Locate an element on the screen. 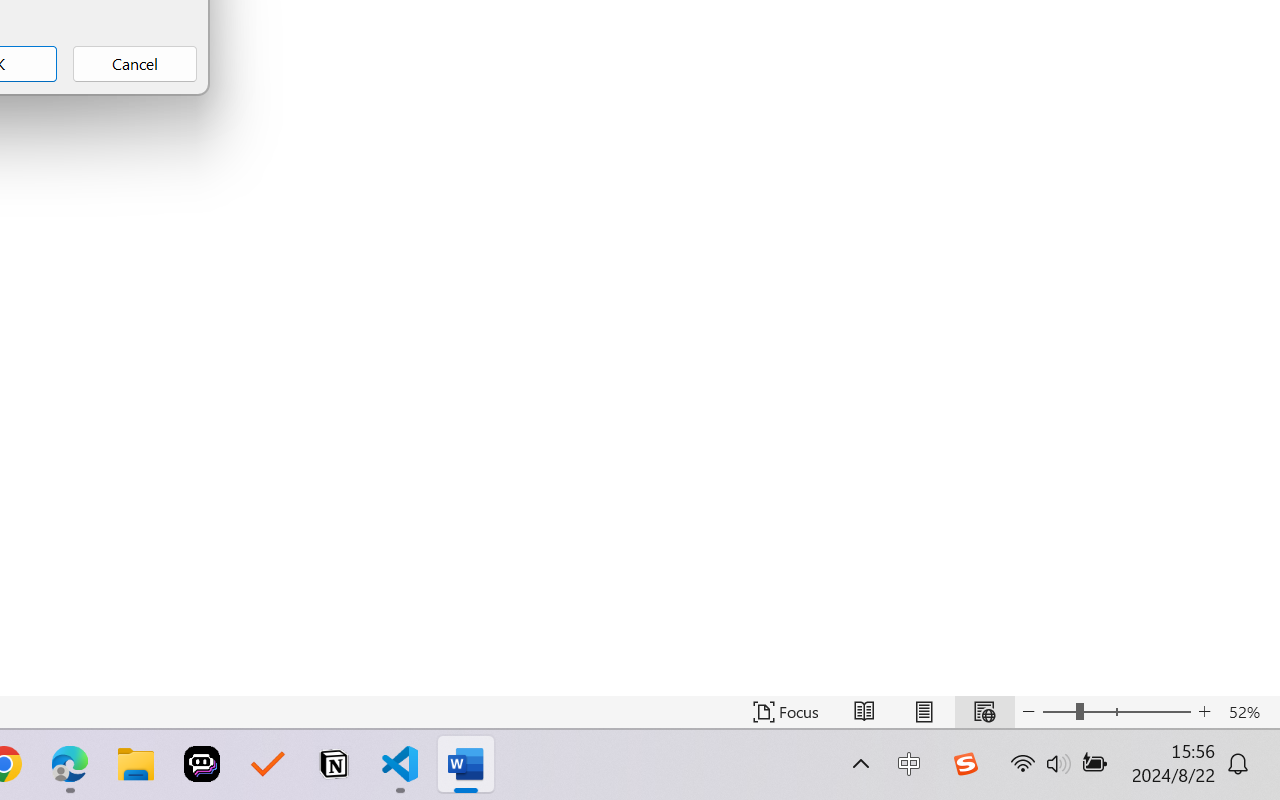 This screenshot has width=1280, height=800. 'Zoom 52%' is located at coordinates (1248, 711).